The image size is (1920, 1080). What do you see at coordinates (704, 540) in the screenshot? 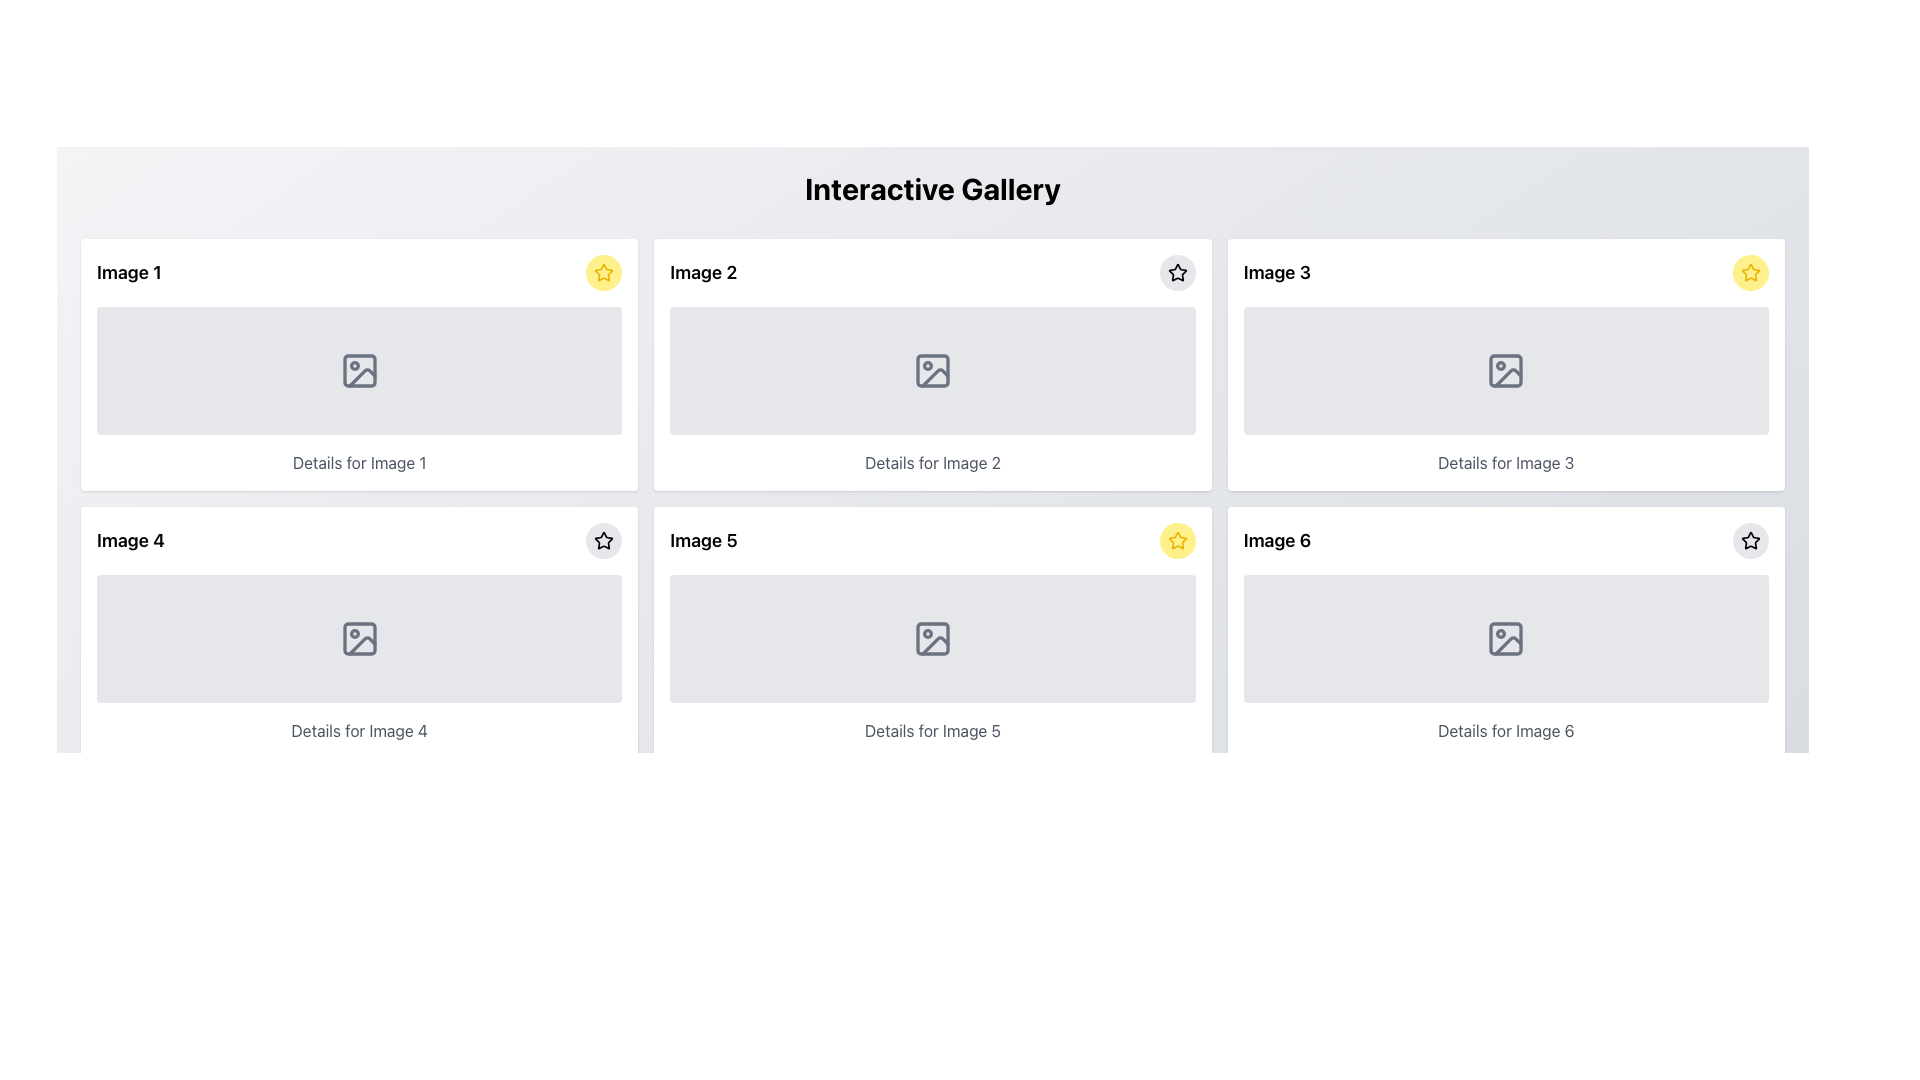
I see `the text label for the fifth image in the gallery, which identifies the associated visual content and is located above the 'Details for Image 5' link` at bounding box center [704, 540].